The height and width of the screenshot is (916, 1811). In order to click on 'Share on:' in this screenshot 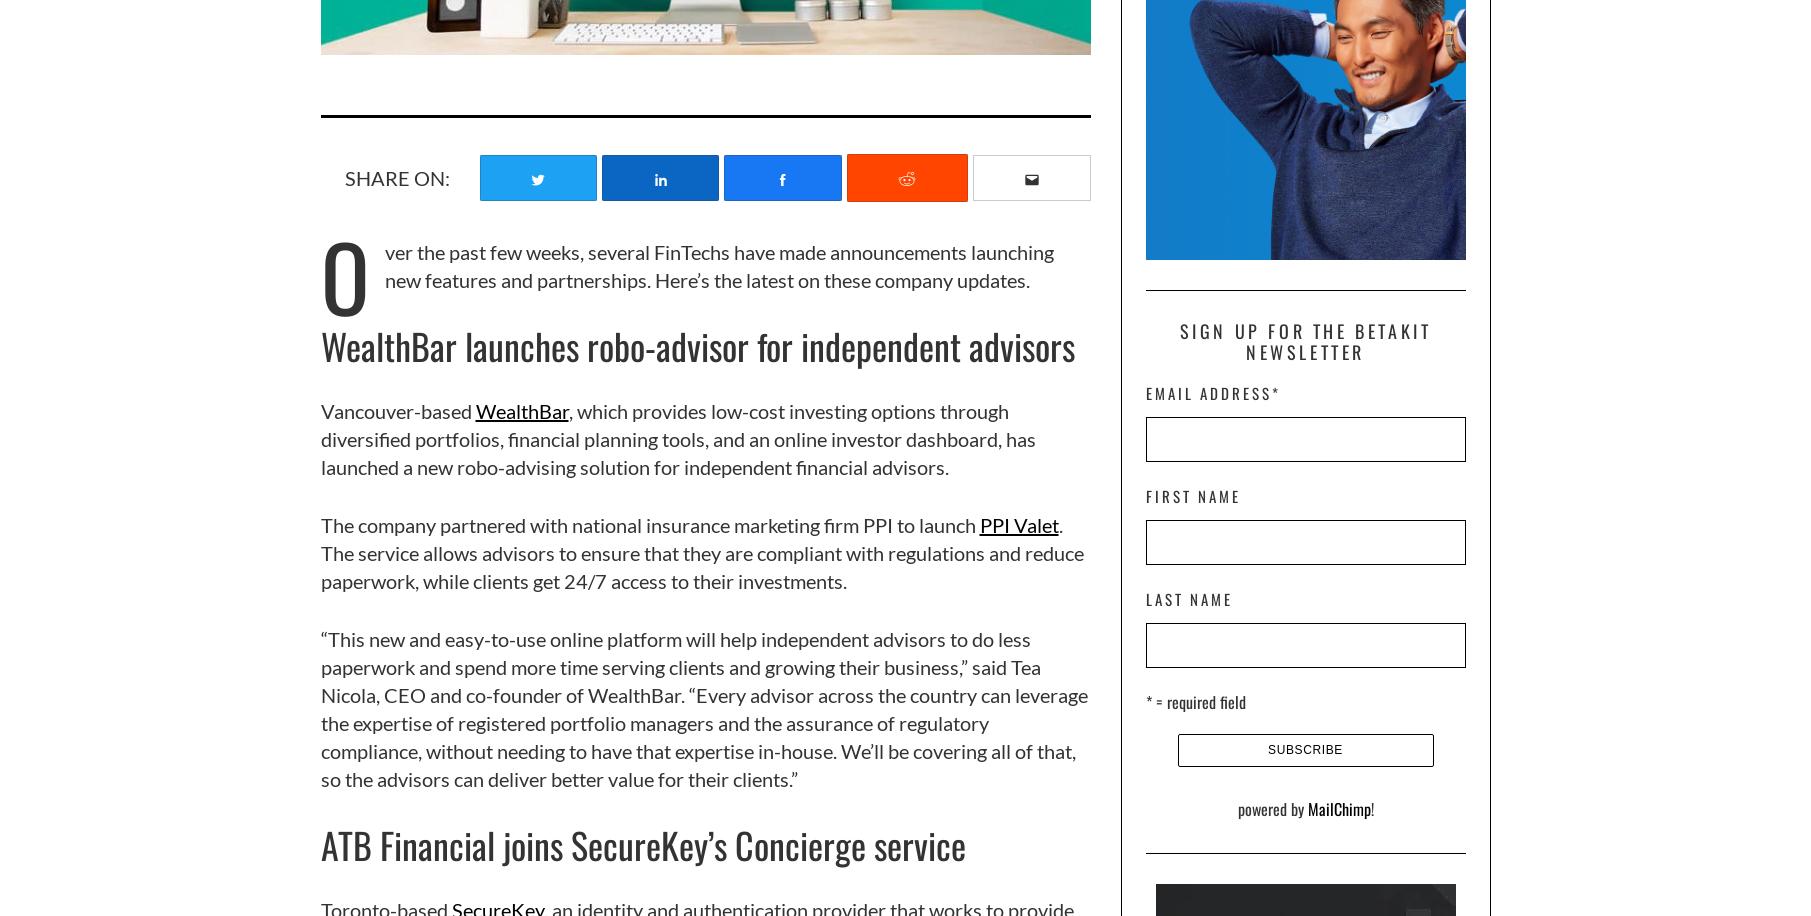, I will do `click(396, 176)`.